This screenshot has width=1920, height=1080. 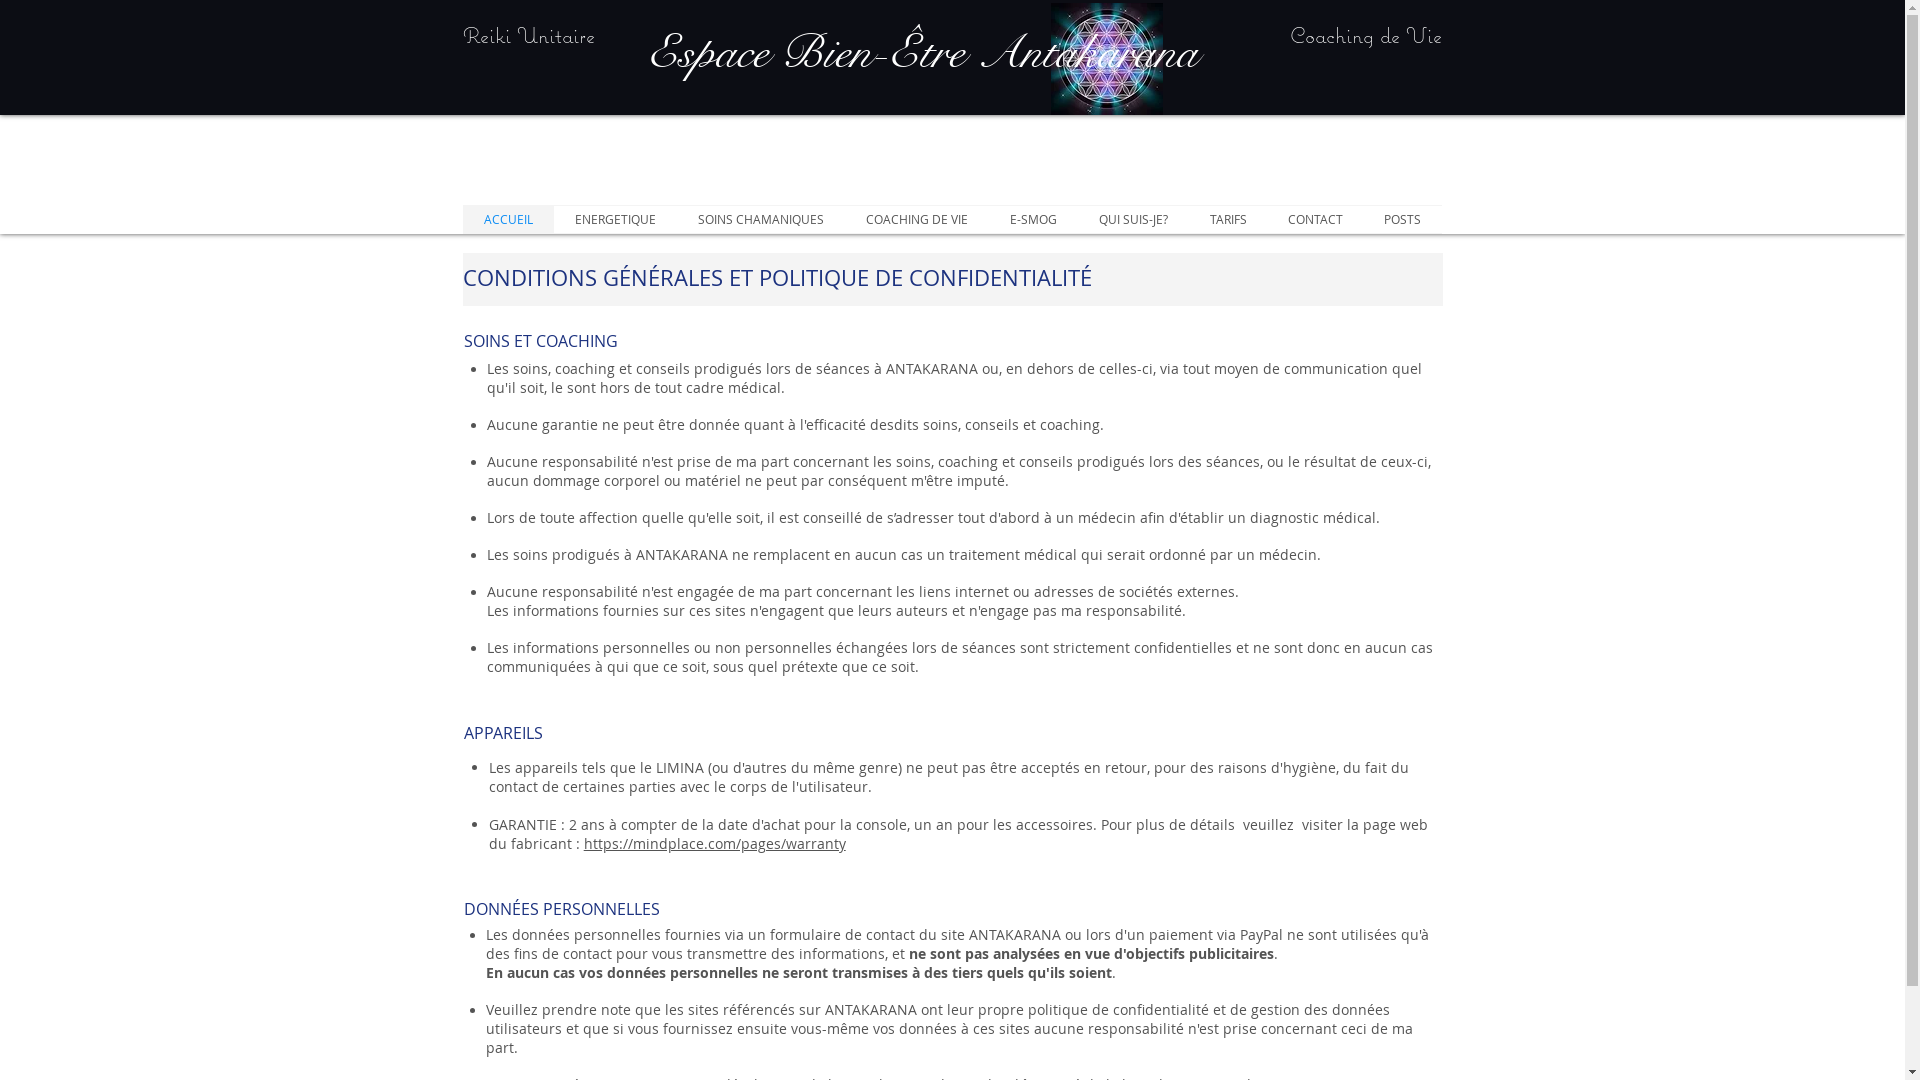 I want to click on 'TARIFS', so click(x=1226, y=219).